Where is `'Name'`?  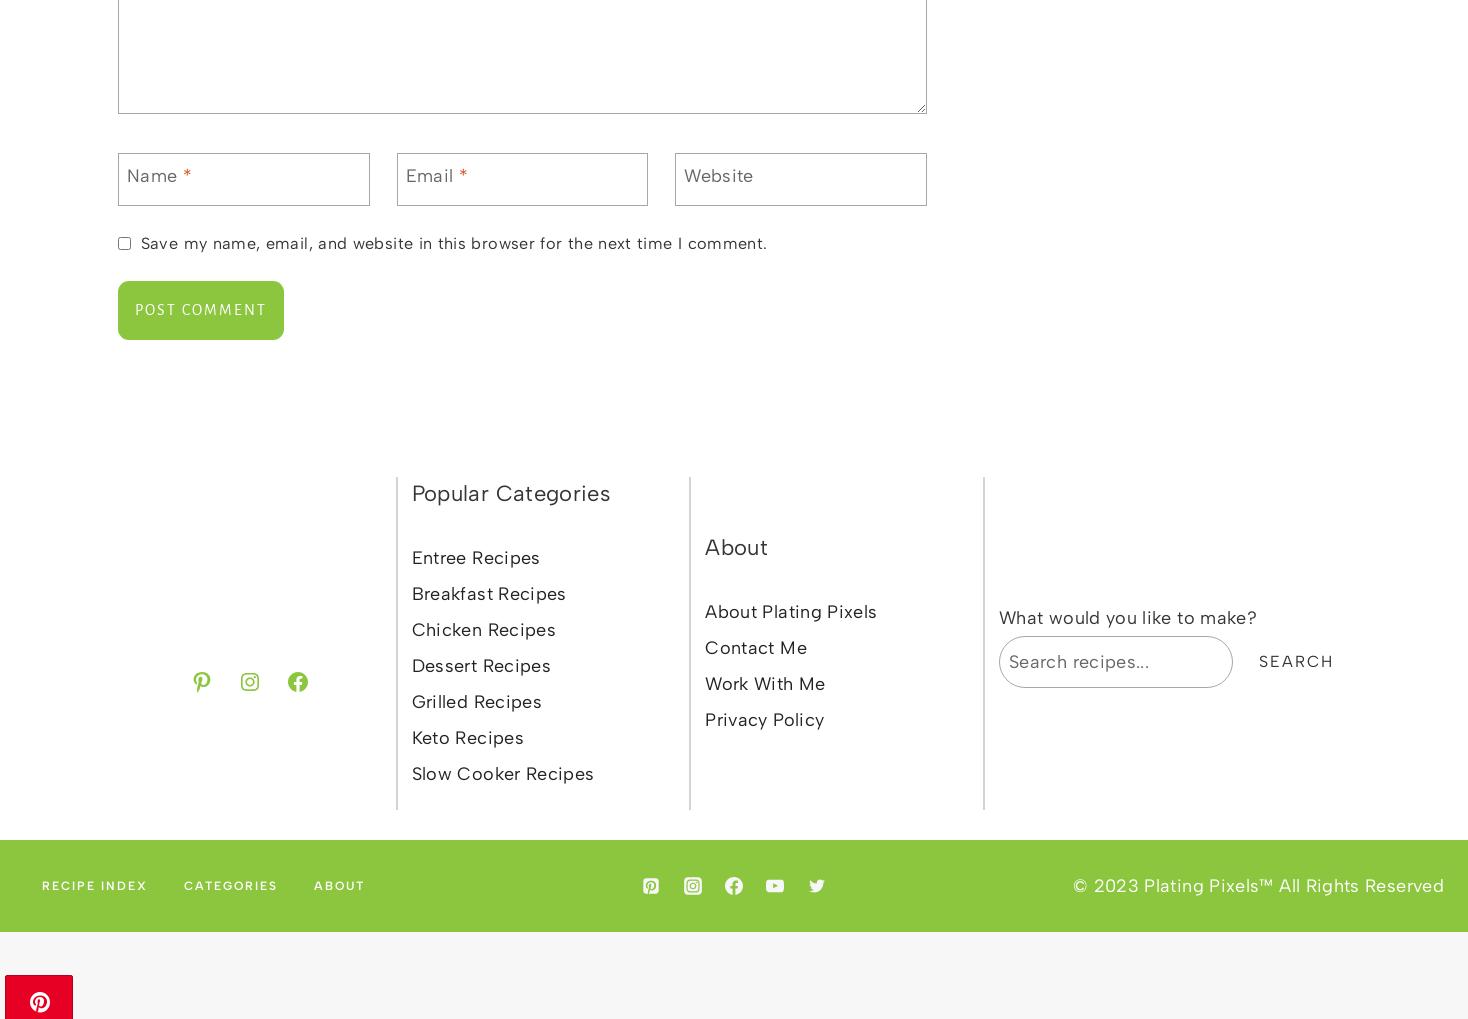
'Name' is located at coordinates (153, 175).